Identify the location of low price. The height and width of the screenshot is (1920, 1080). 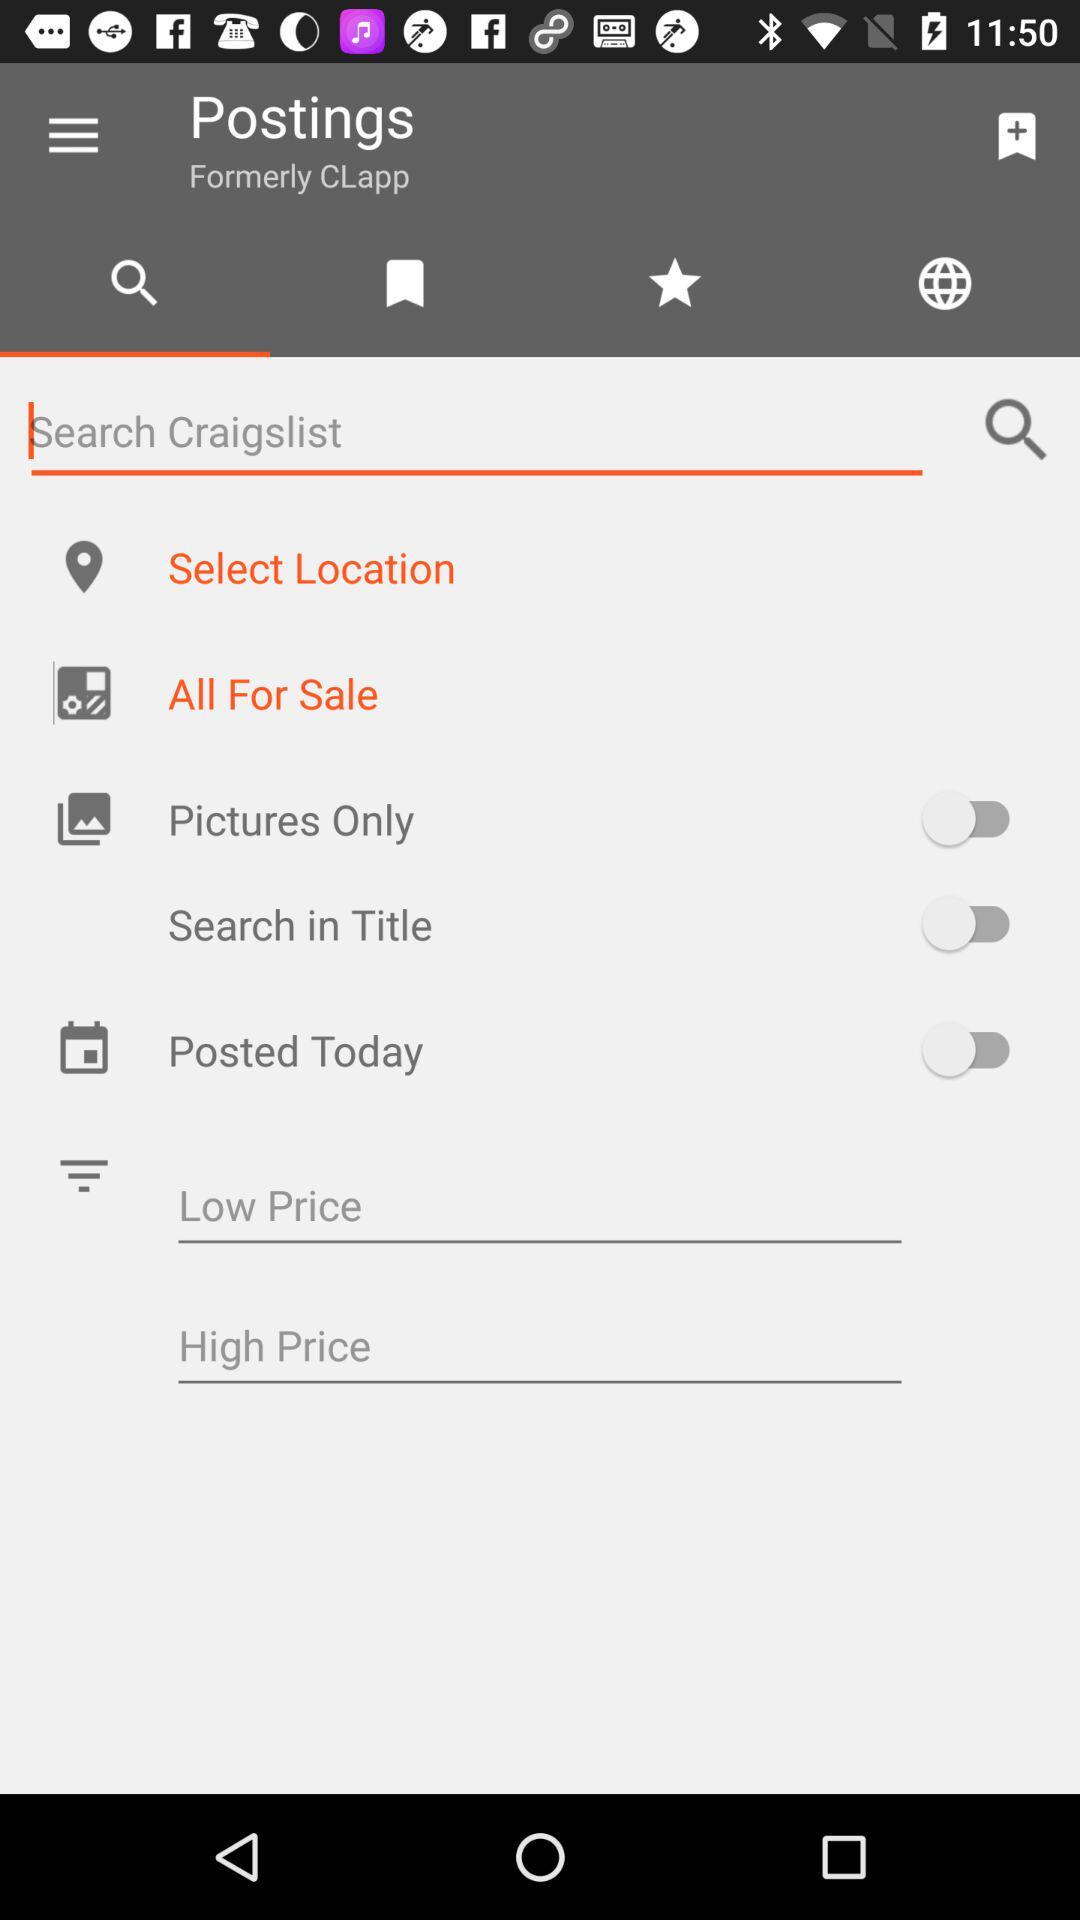
(540, 1206).